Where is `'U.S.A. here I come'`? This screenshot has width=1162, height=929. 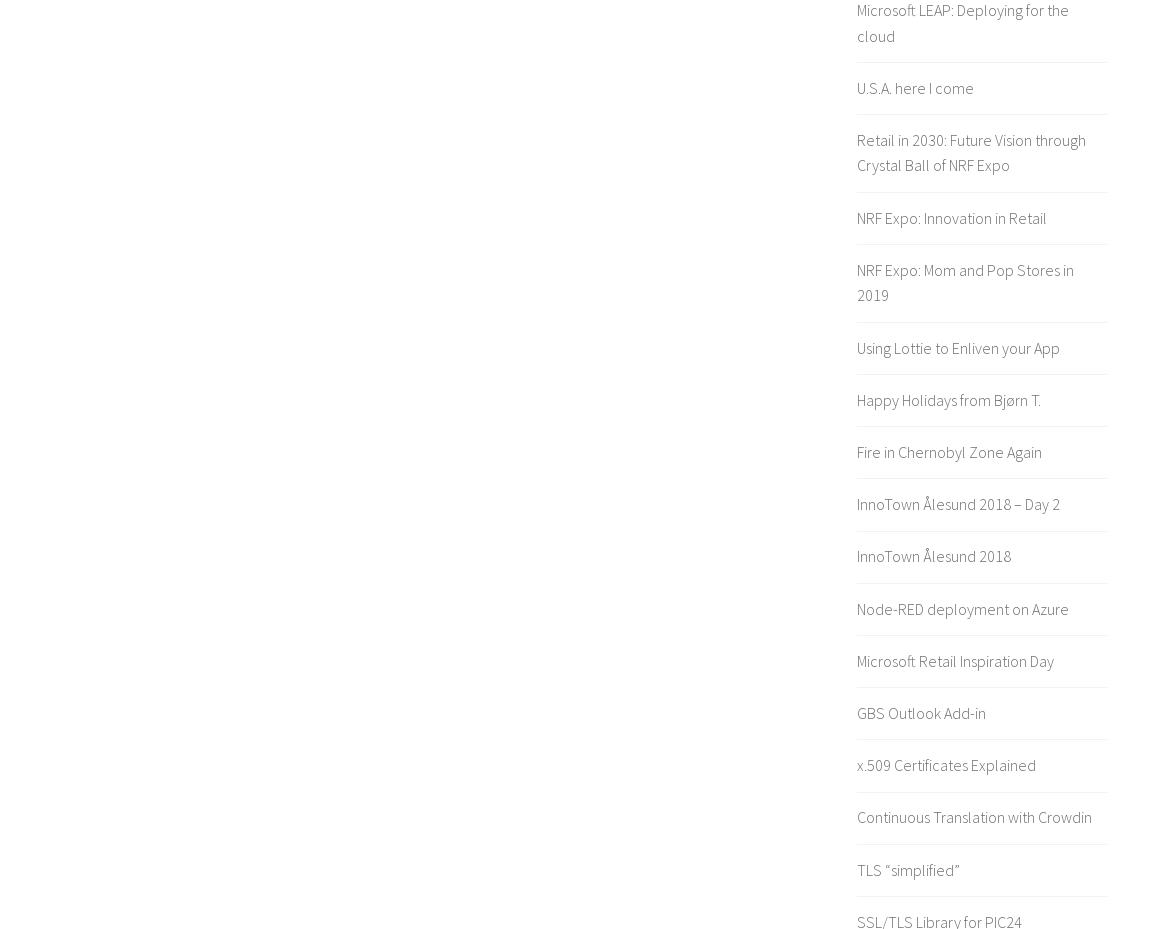
'U.S.A. here I come' is located at coordinates (856, 85).